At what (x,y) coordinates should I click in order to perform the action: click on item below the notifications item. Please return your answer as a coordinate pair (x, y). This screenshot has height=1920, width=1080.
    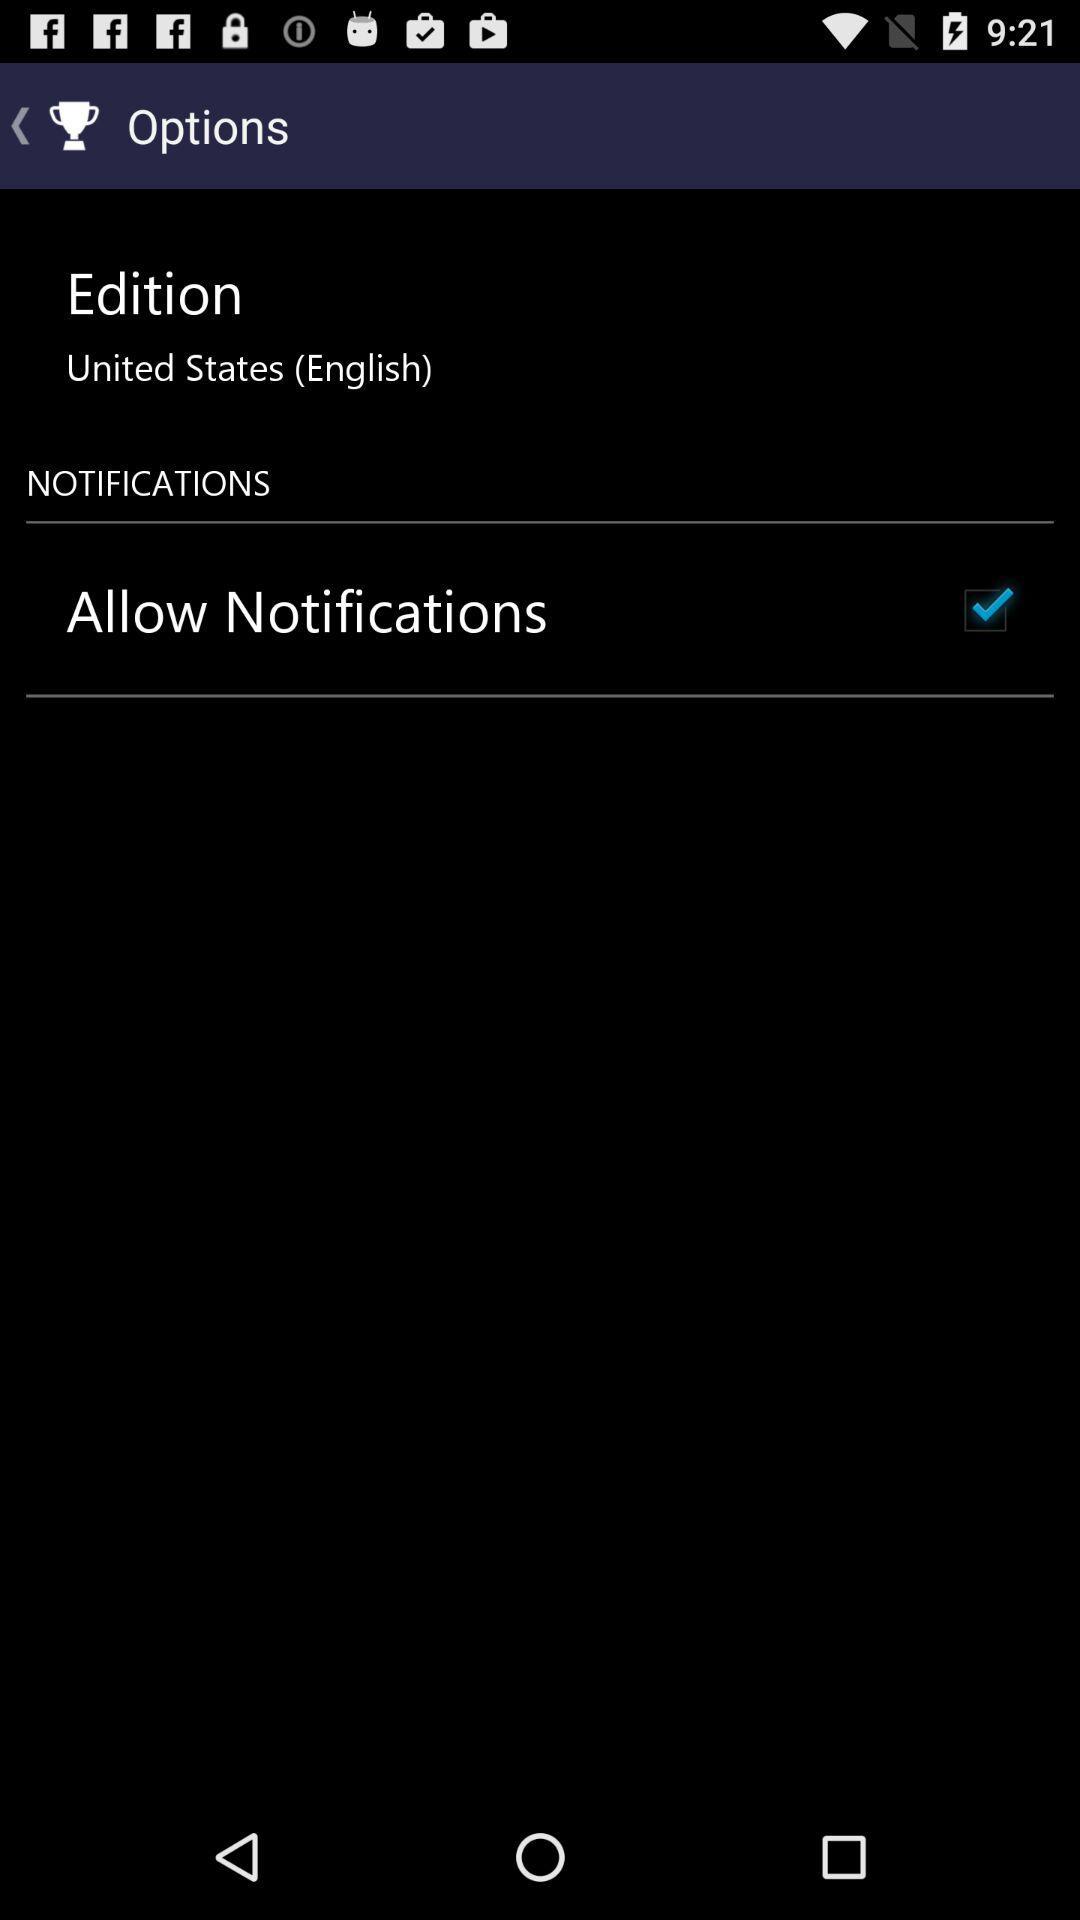
    Looking at the image, I should click on (307, 609).